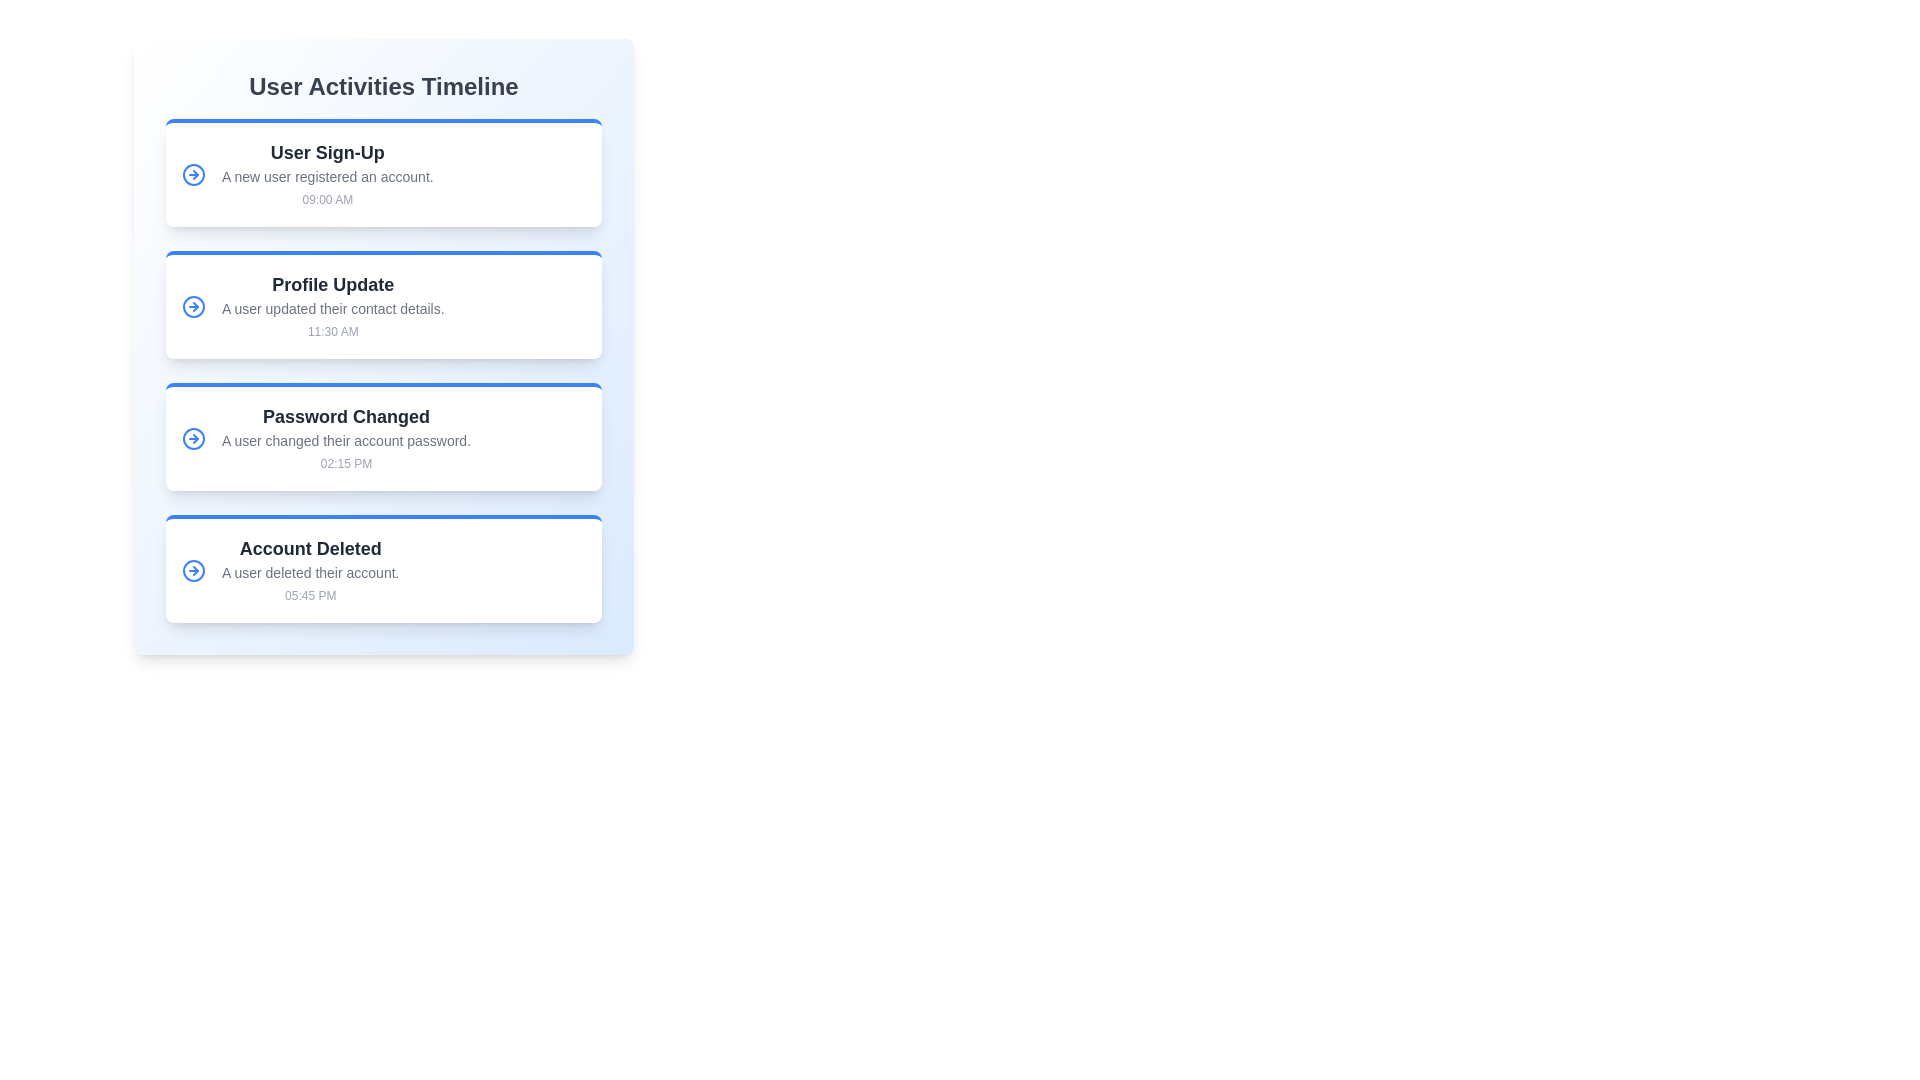 This screenshot has height=1080, width=1920. What do you see at coordinates (346, 438) in the screenshot?
I see `information displayed in the Information Display Block titled 'Password Changed', which includes the description 'A user changed their account password.' and the timestamp '02:15 PM'` at bounding box center [346, 438].